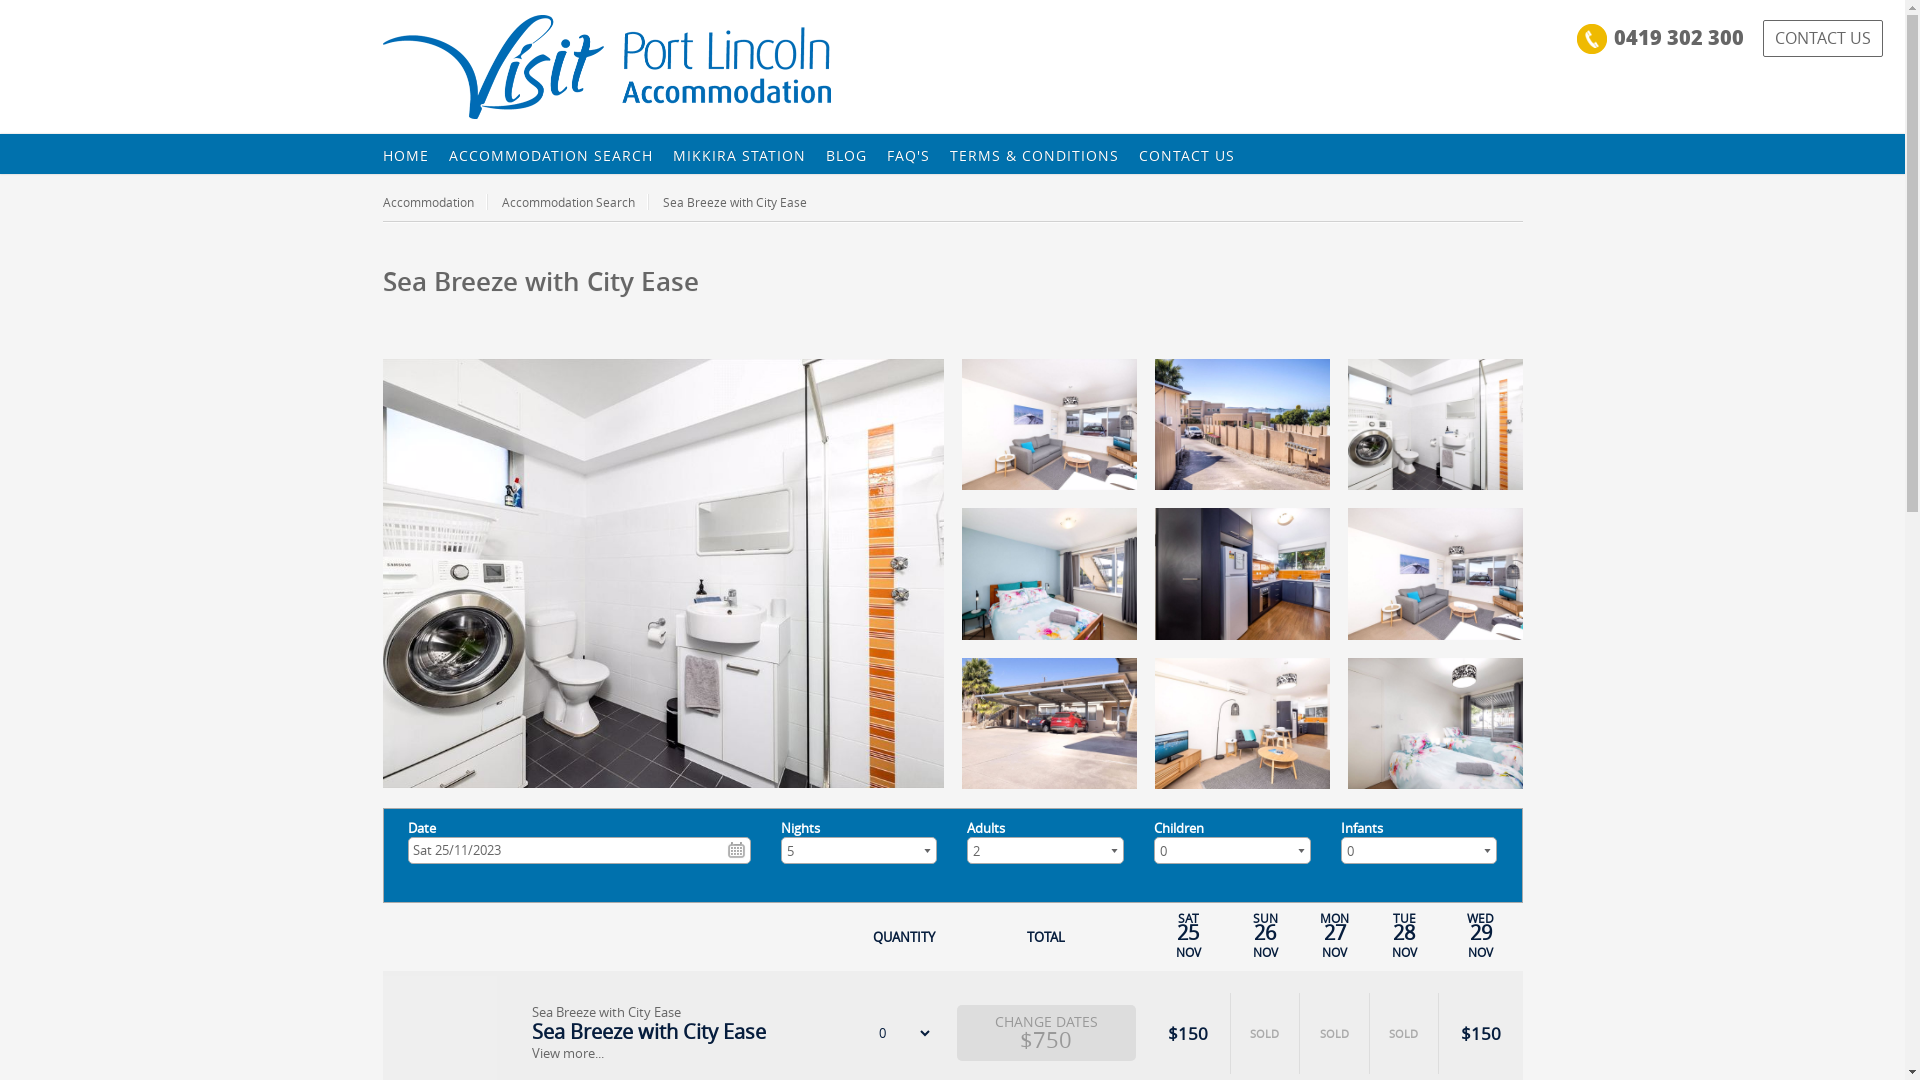 The image size is (1920, 1080). I want to click on '27', so click(1334, 933).